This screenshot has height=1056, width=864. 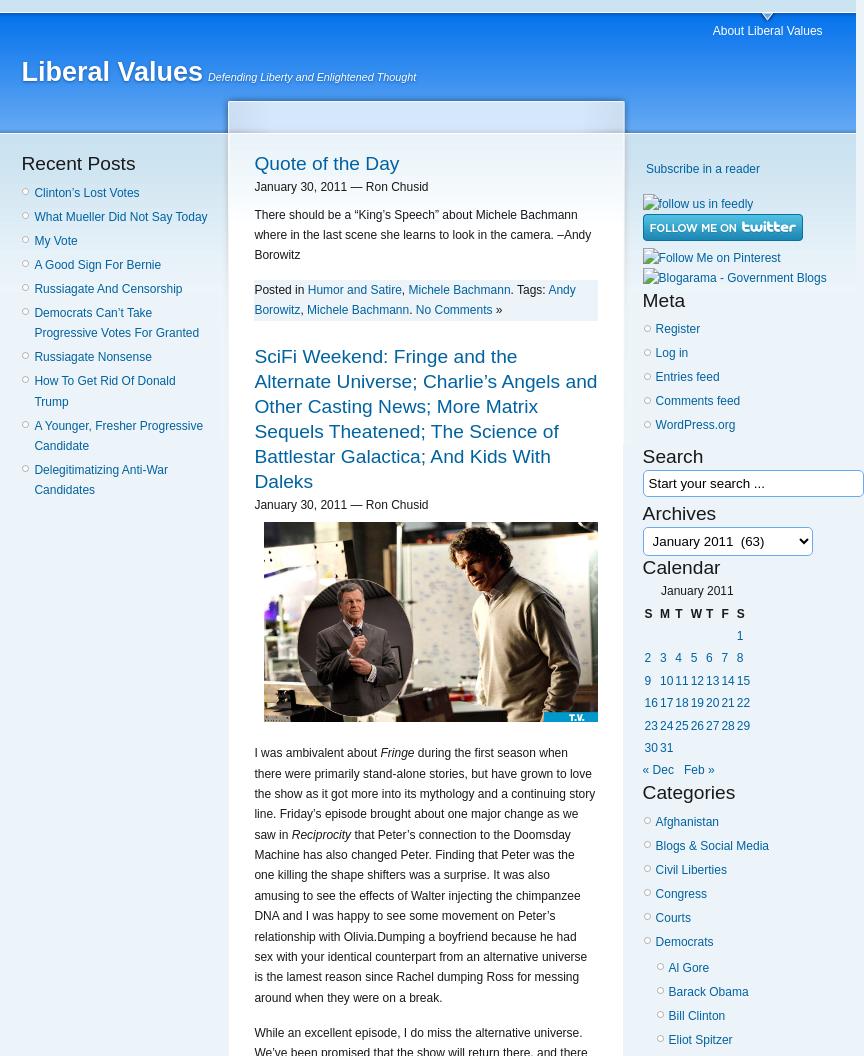 What do you see at coordinates (658, 746) in the screenshot?
I see `'31'` at bounding box center [658, 746].